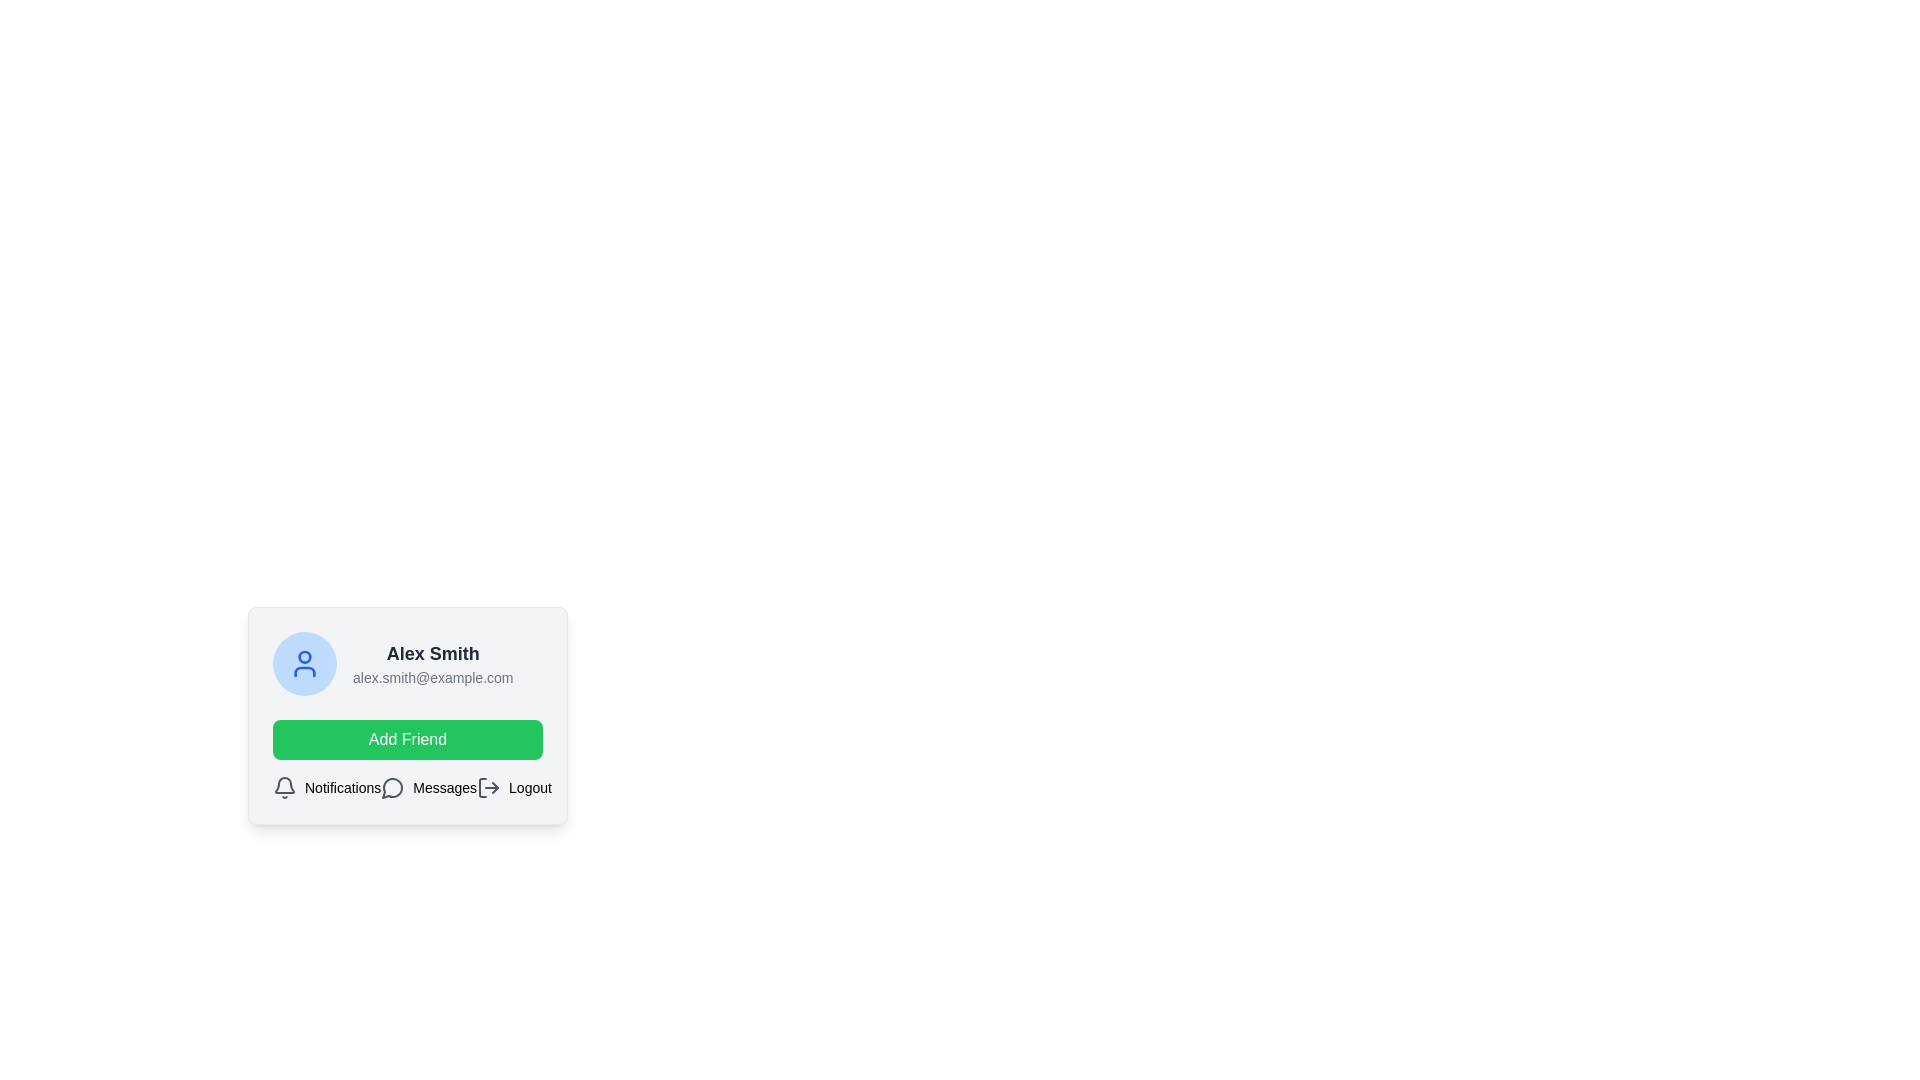 The image size is (1920, 1080). Describe the element at coordinates (428, 786) in the screenshot. I see `the 'Messages' button located at the bottom of the profile card` at that location.